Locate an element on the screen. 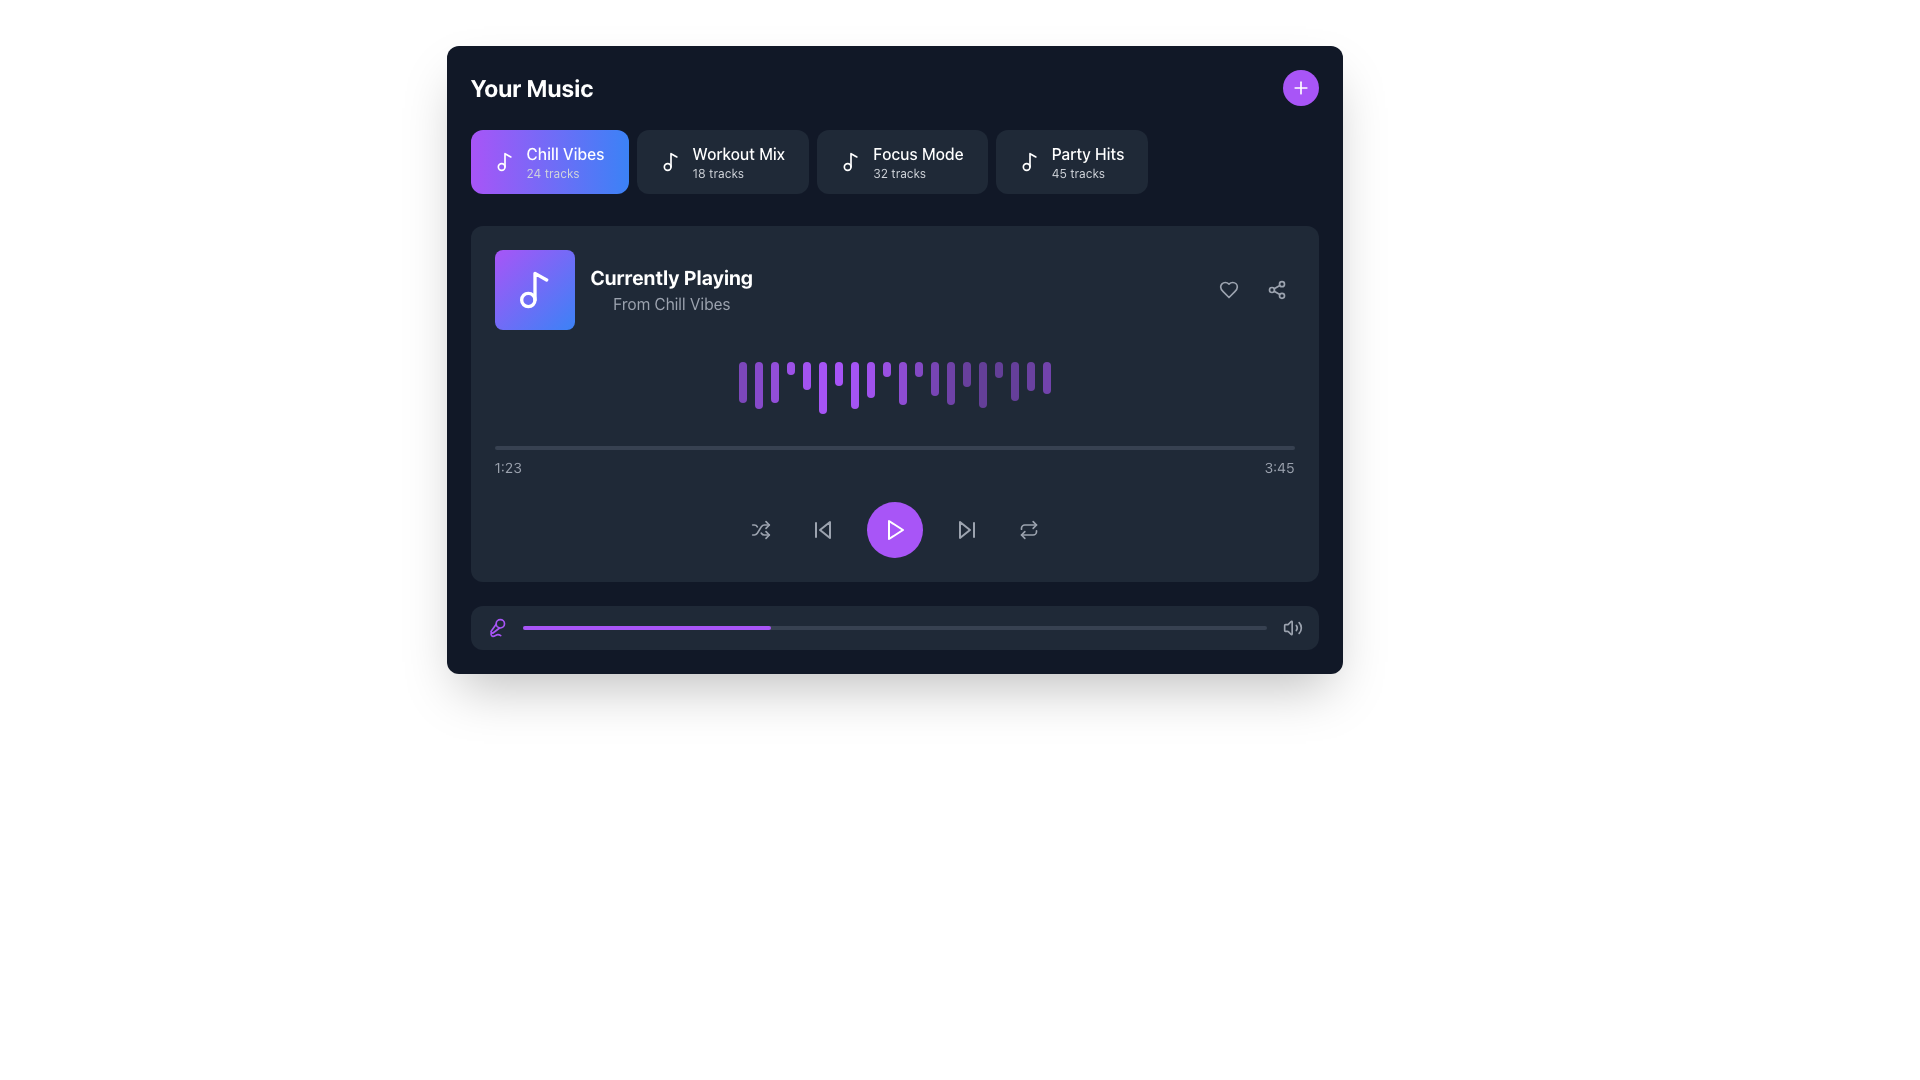 The image size is (1920, 1080). playback time is located at coordinates (657, 447).